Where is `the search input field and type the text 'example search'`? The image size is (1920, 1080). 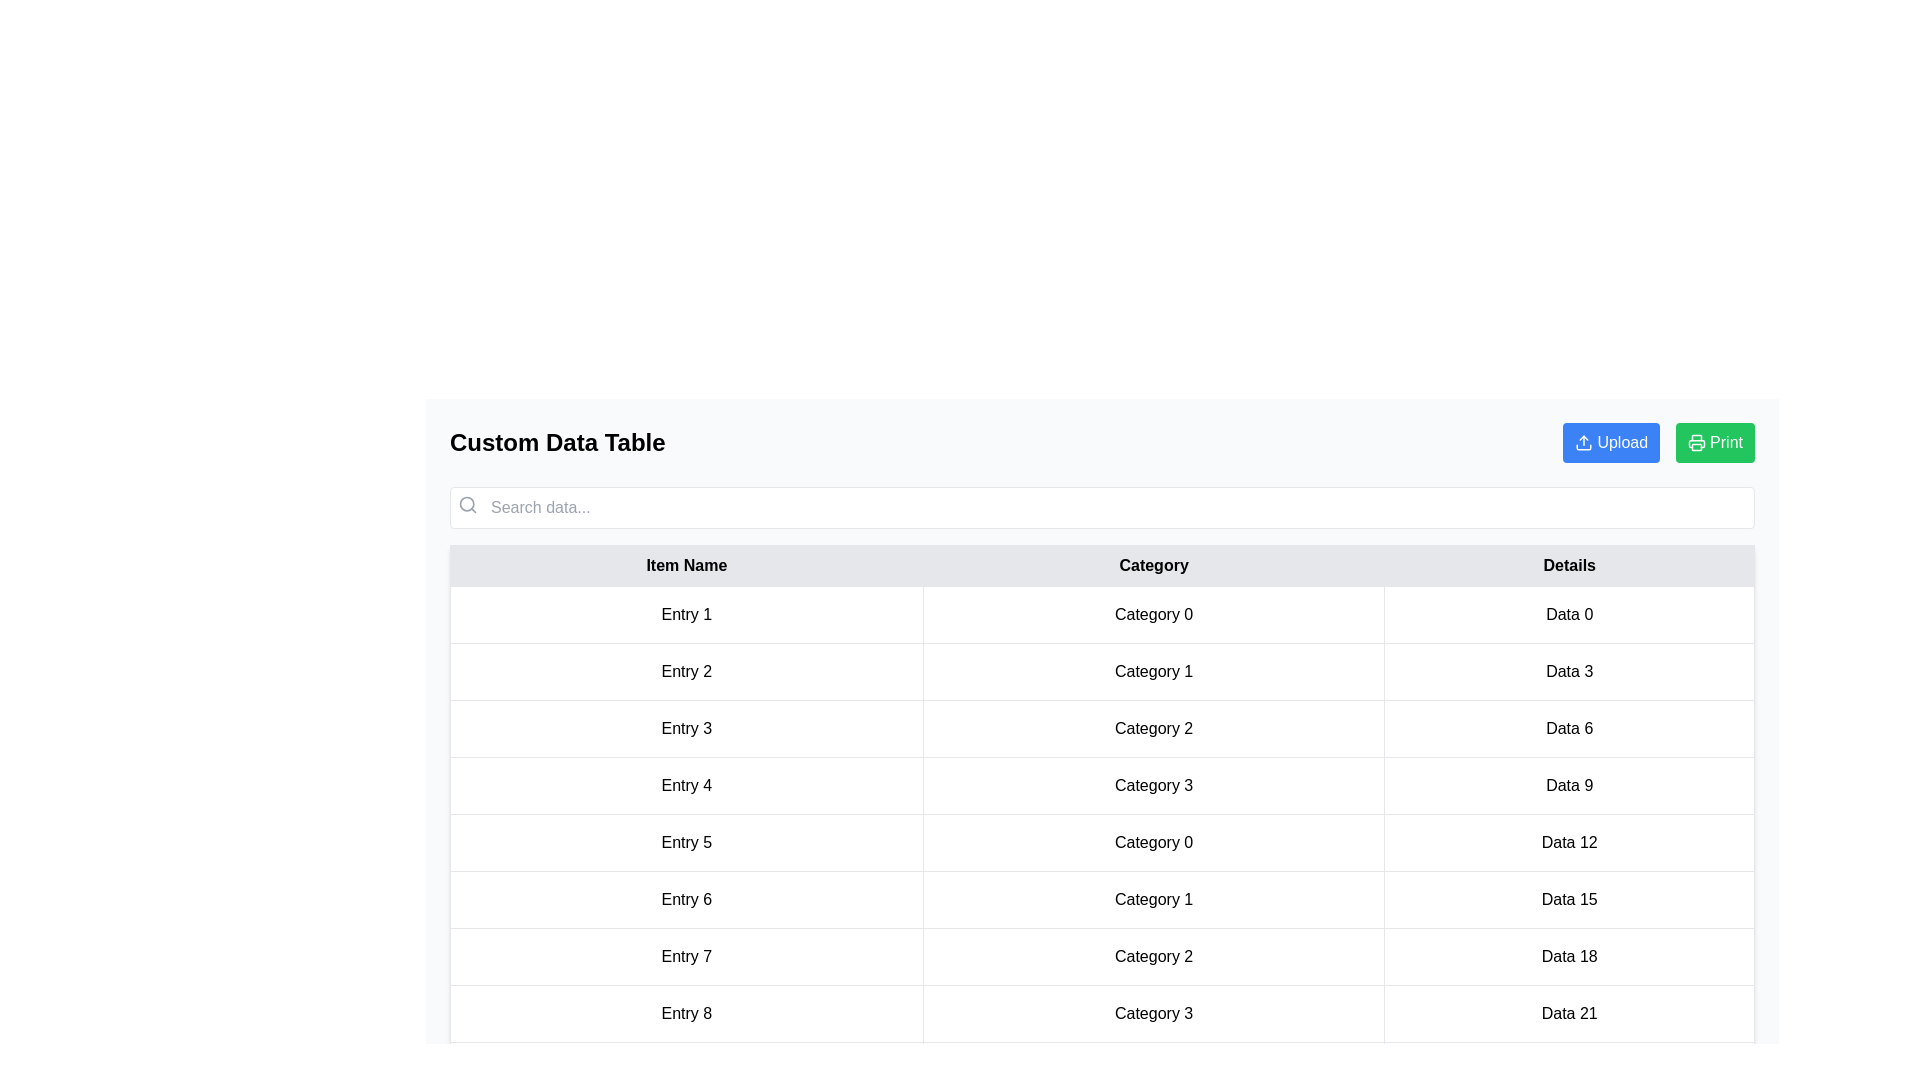
the search input field and type the text 'example search' is located at coordinates (1101, 507).